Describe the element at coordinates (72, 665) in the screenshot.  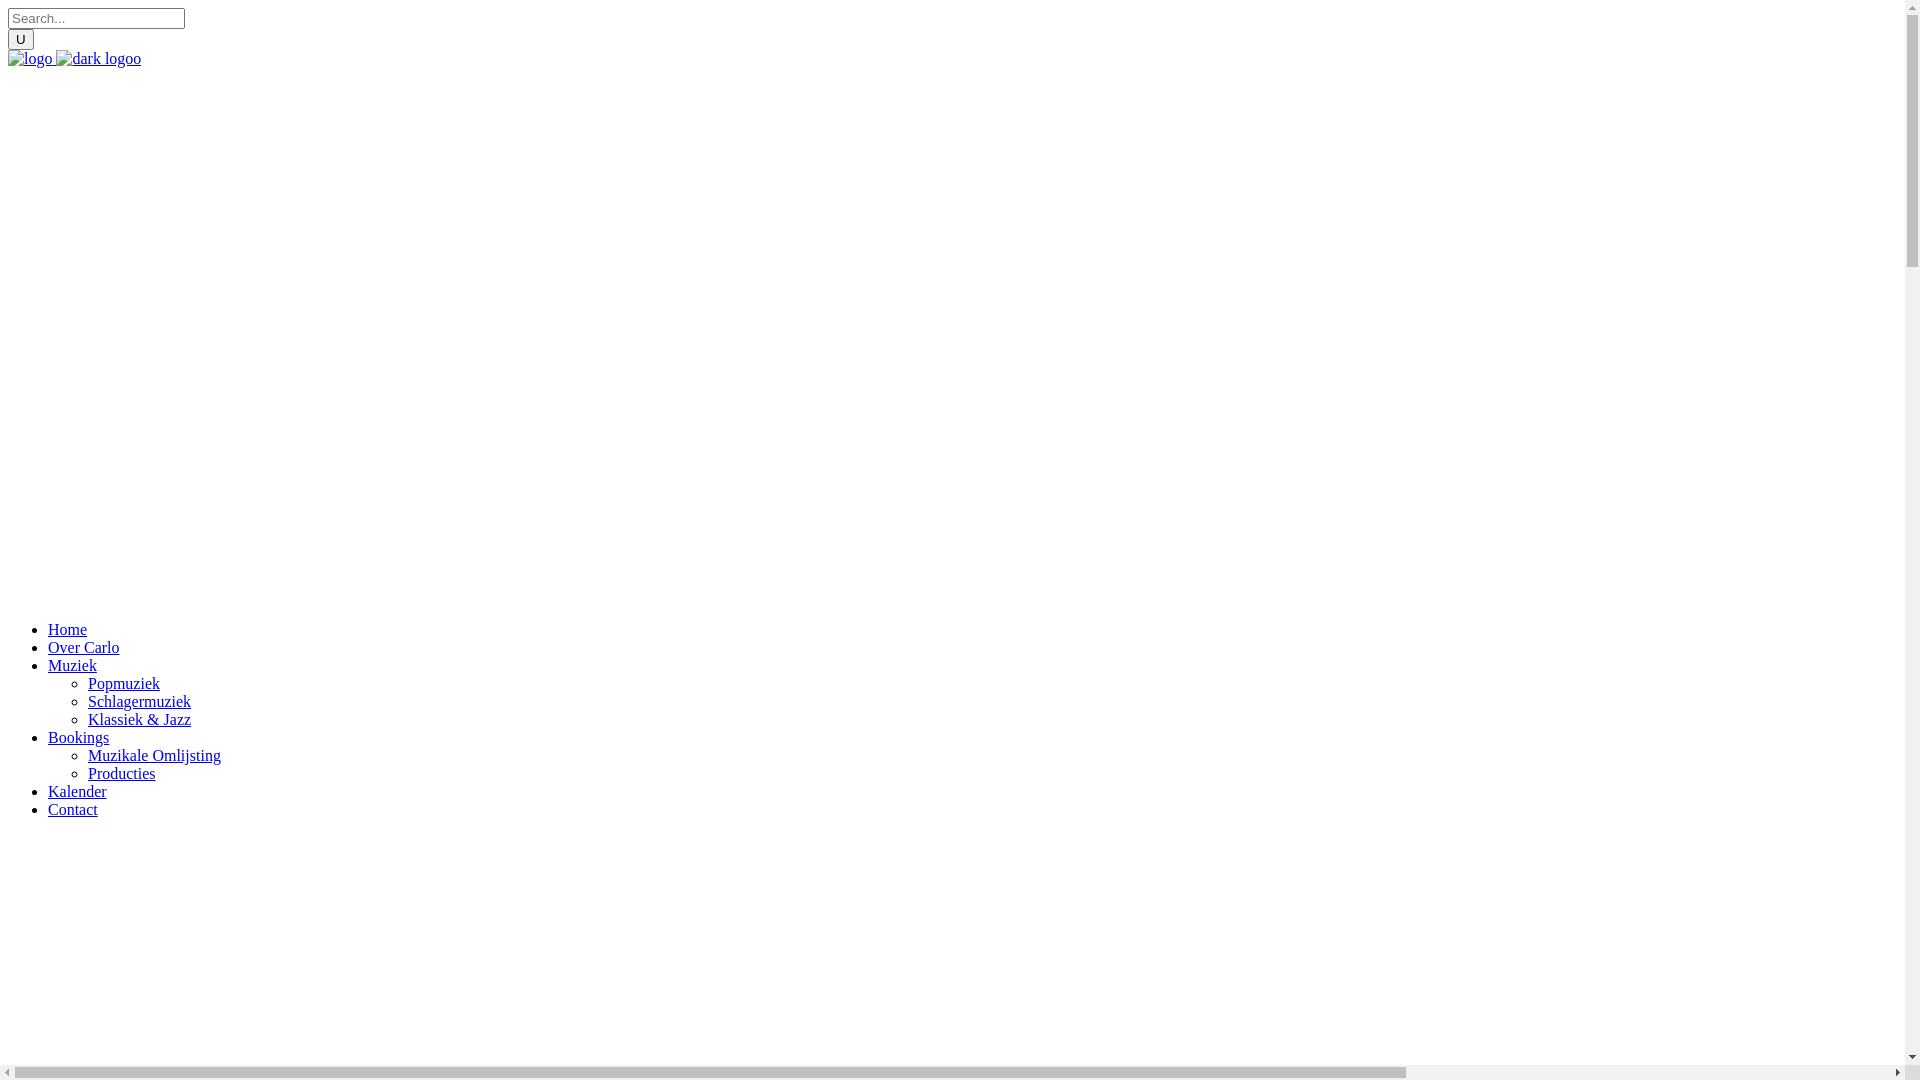
I see `'Muziek'` at that location.